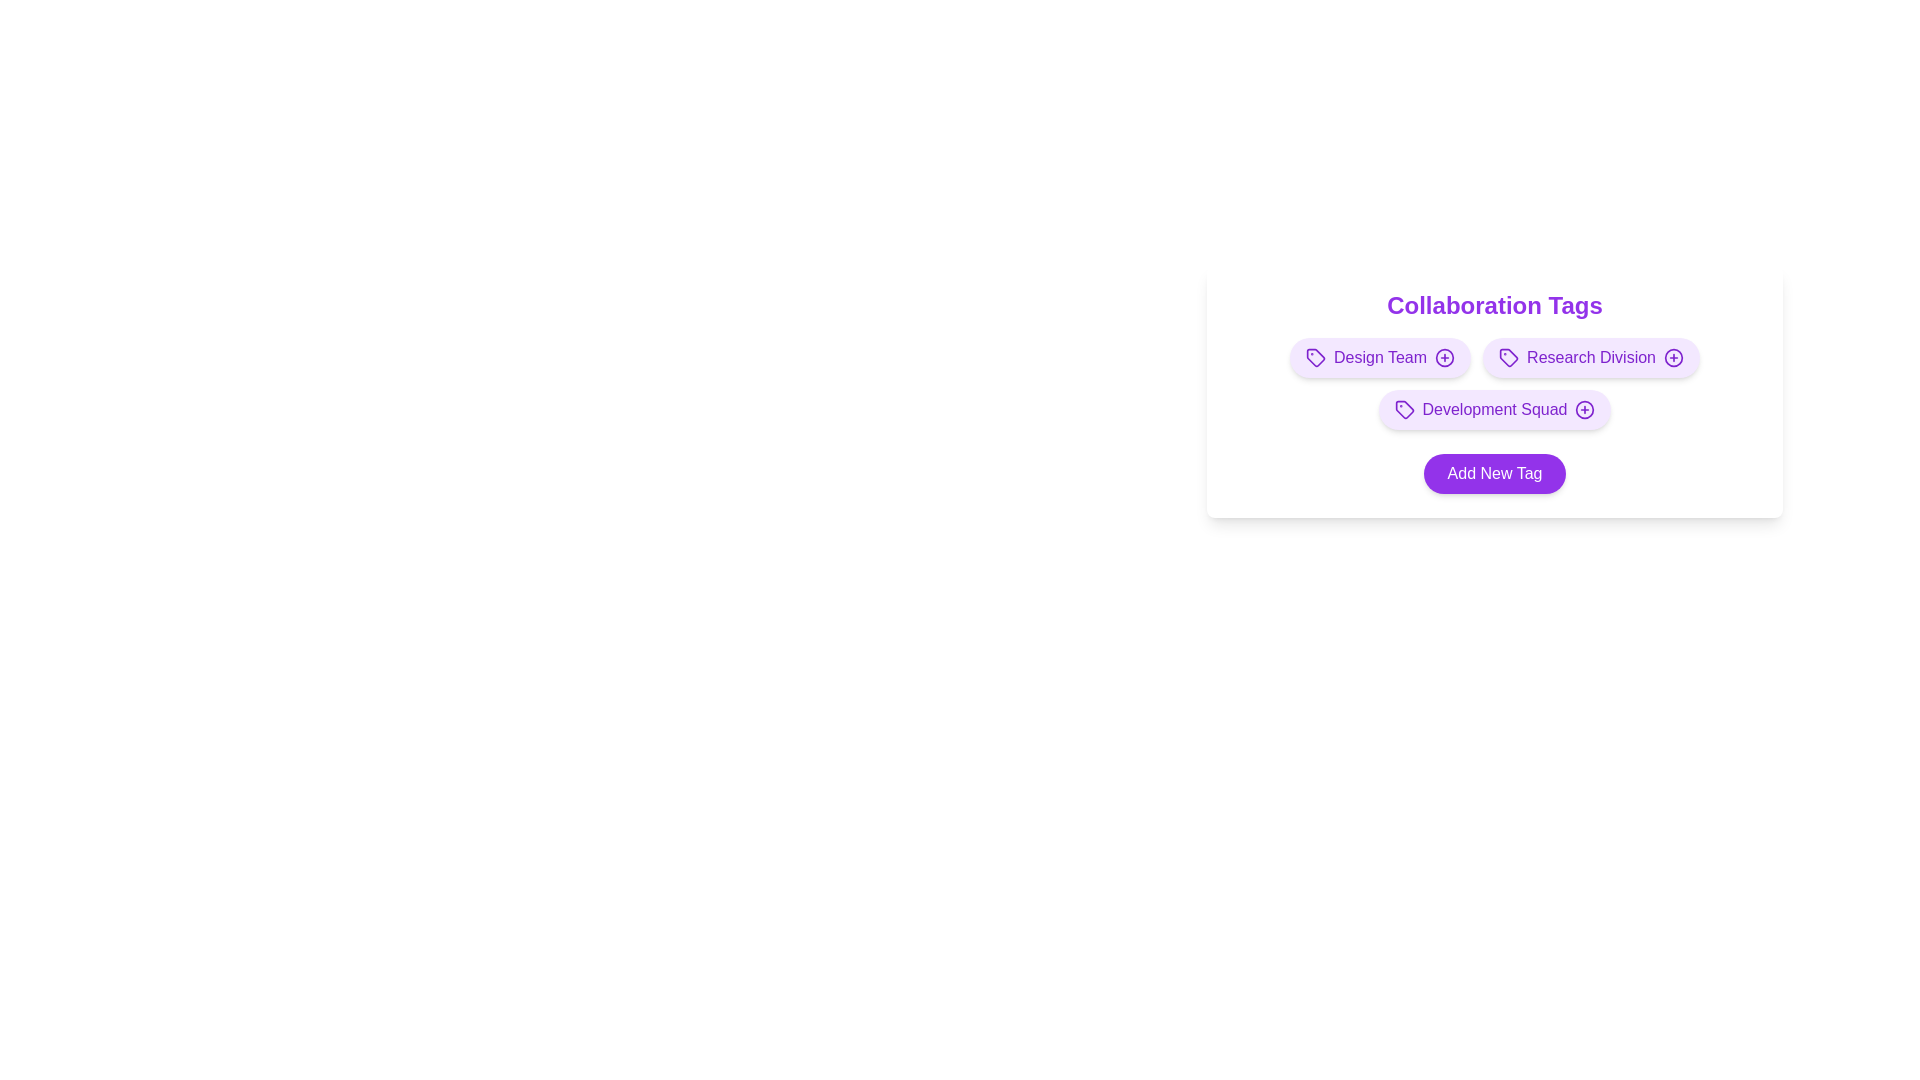  I want to click on the remove icon for the tag Development Squad, so click(1584, 408).